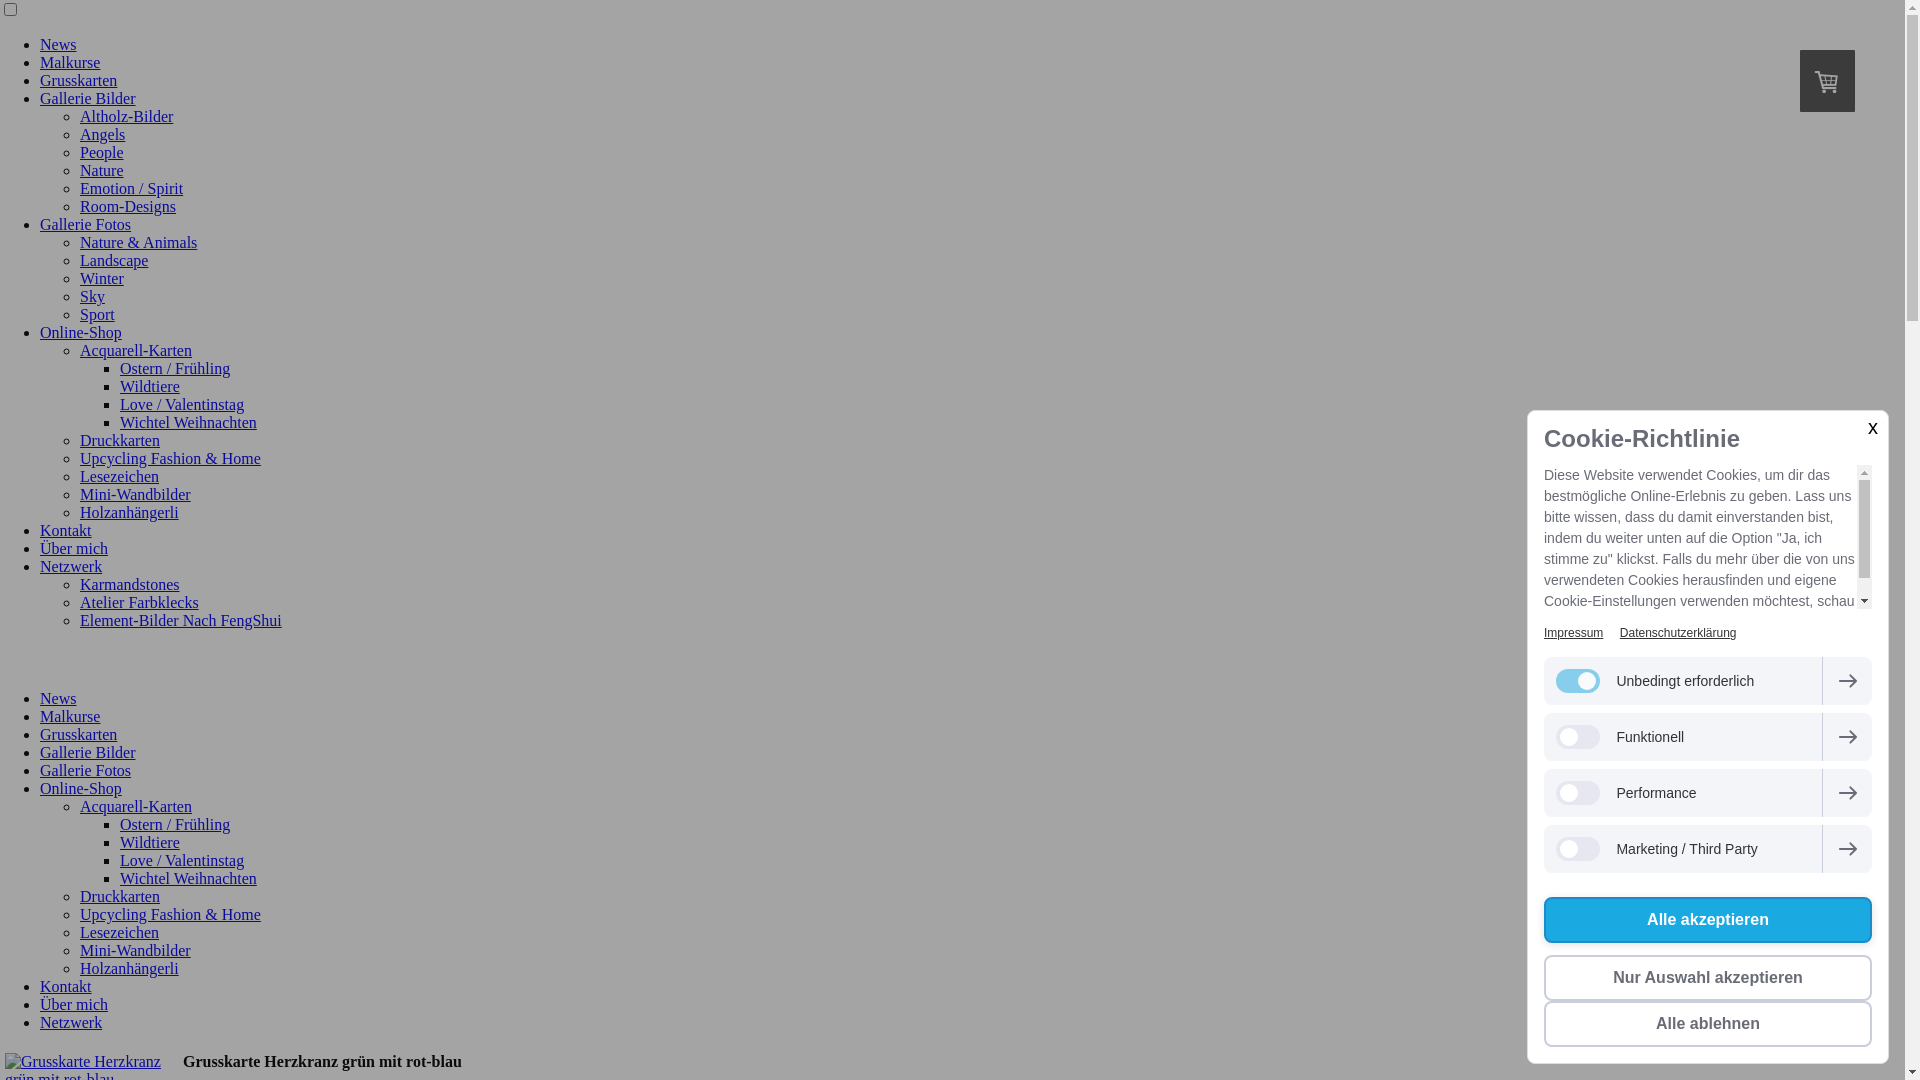 The height and width of the screenshot is (1080, 1920). What do you see at coordinates (1707, 920) in the screenshot?
I see `'Alle akzeptieren'` at bounding box center [1707, 920].